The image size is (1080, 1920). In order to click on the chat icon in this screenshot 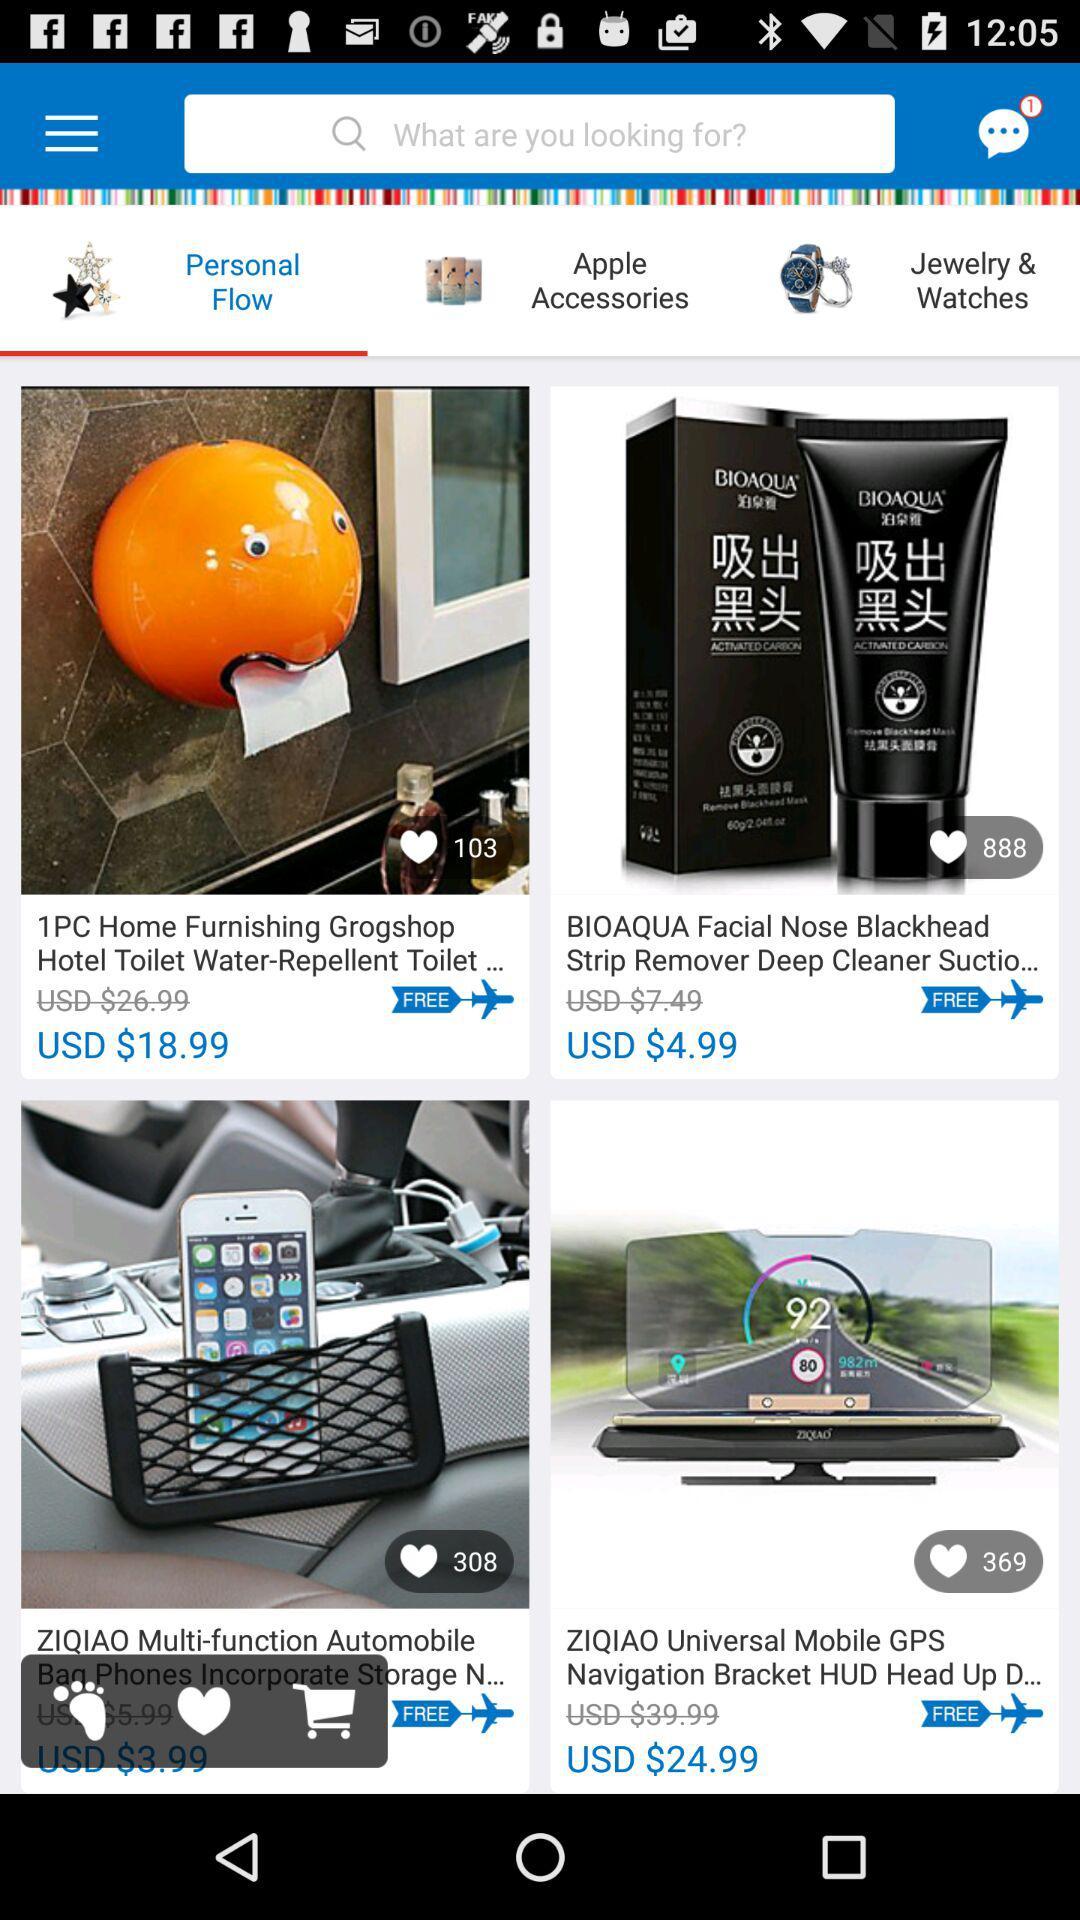, I will do `click(1003, 142)`.